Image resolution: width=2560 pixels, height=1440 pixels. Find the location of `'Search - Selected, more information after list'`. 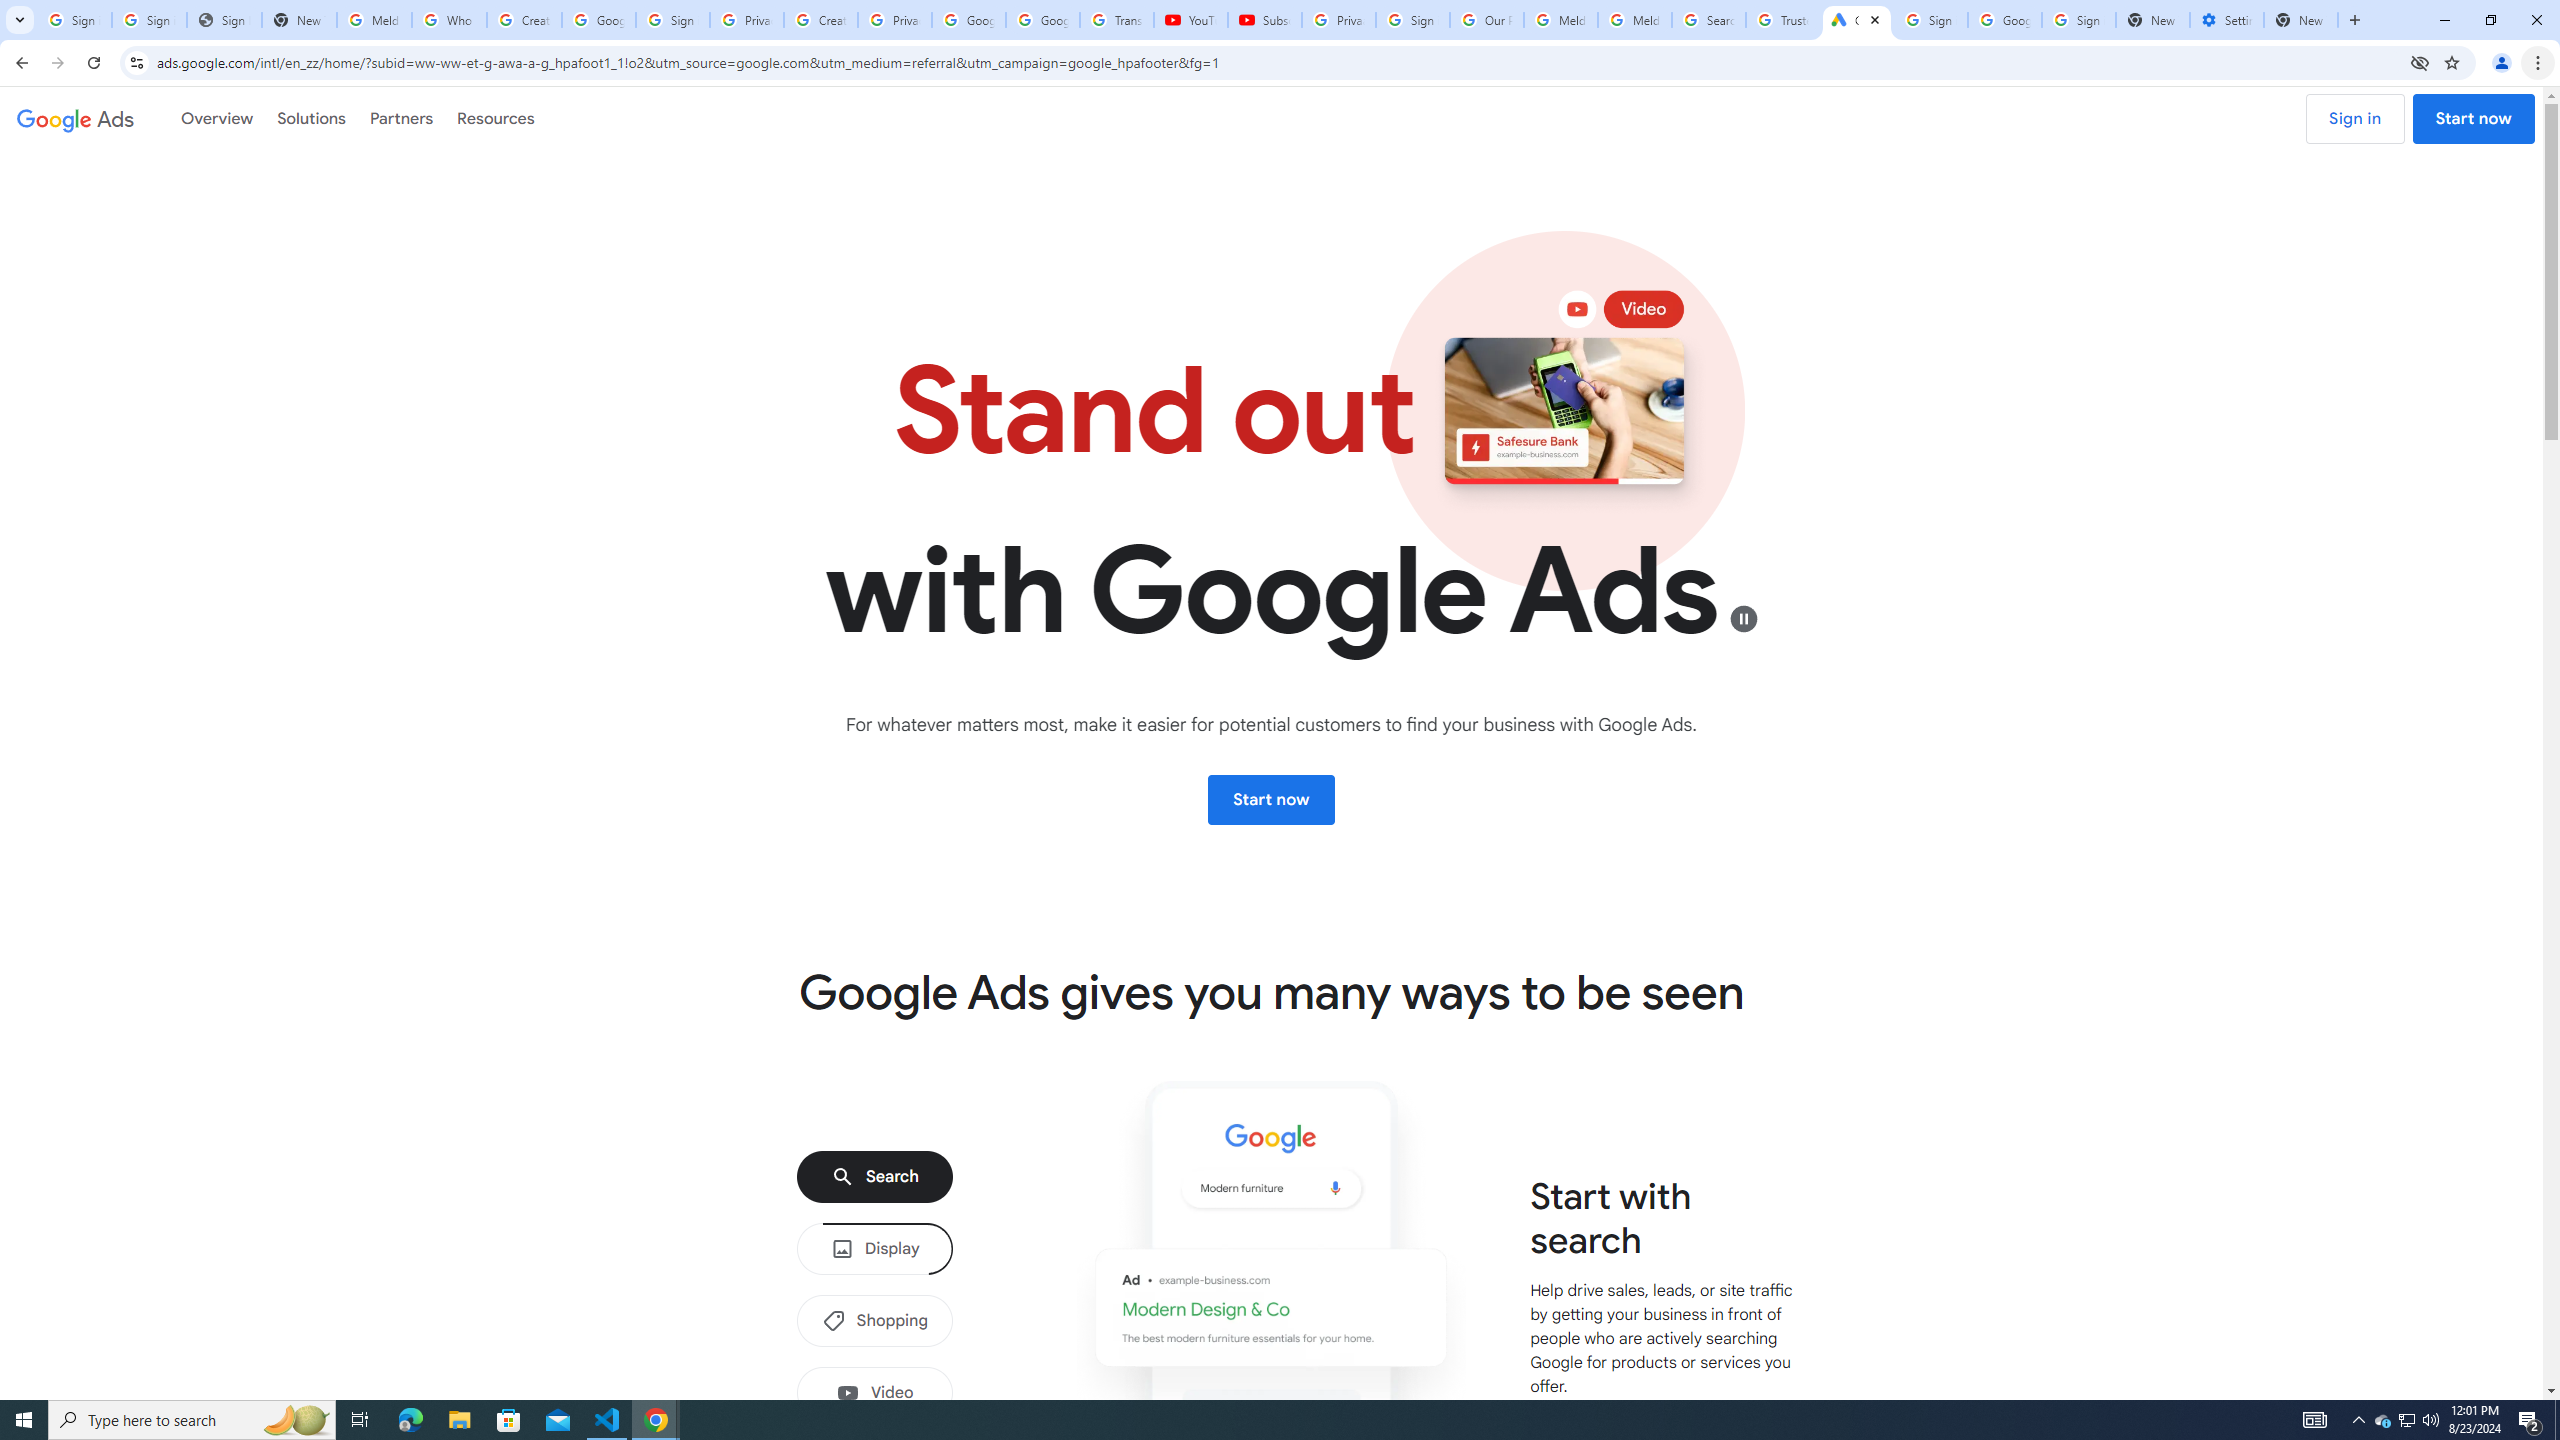

'Search - Selected, more information after list' is located at coordinates (875, 1175).